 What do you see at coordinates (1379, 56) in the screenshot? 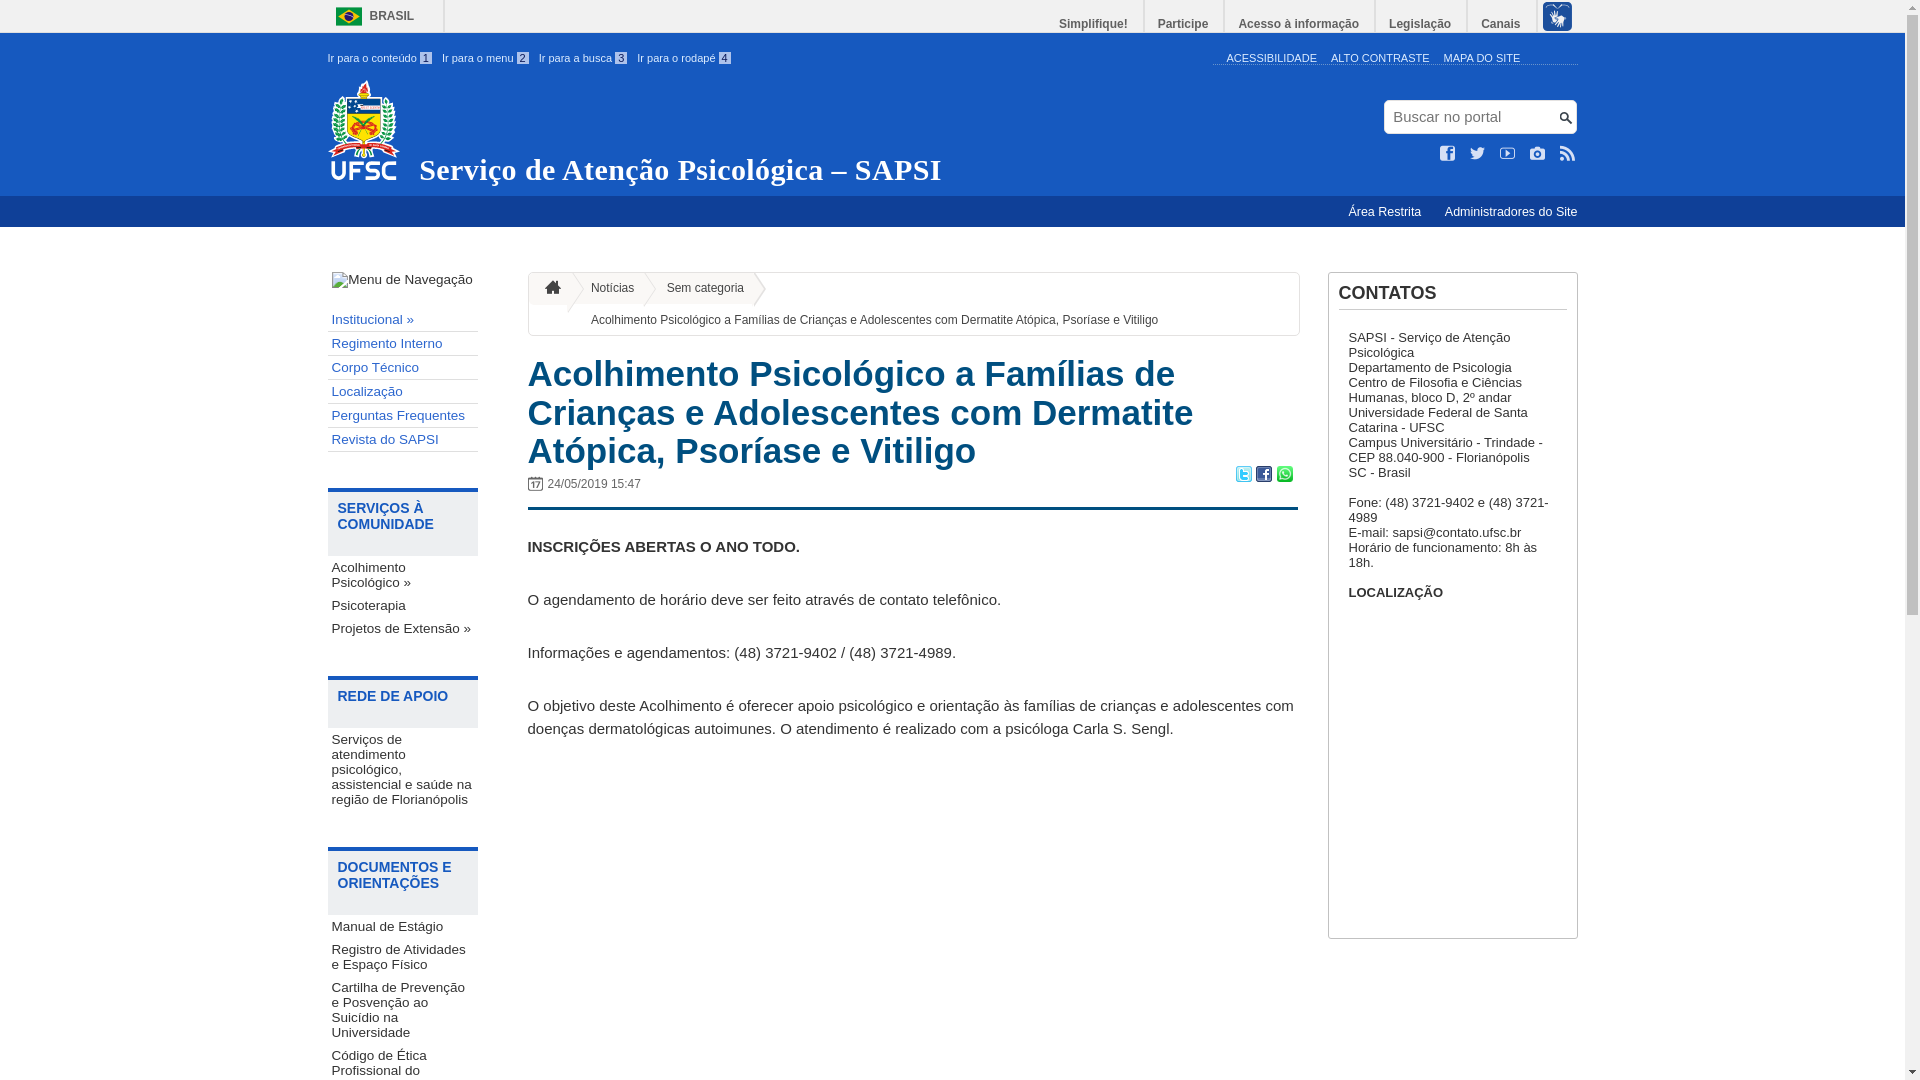
I see `'ALTO CONTRASTE'` at bounding box center [1379, 56].